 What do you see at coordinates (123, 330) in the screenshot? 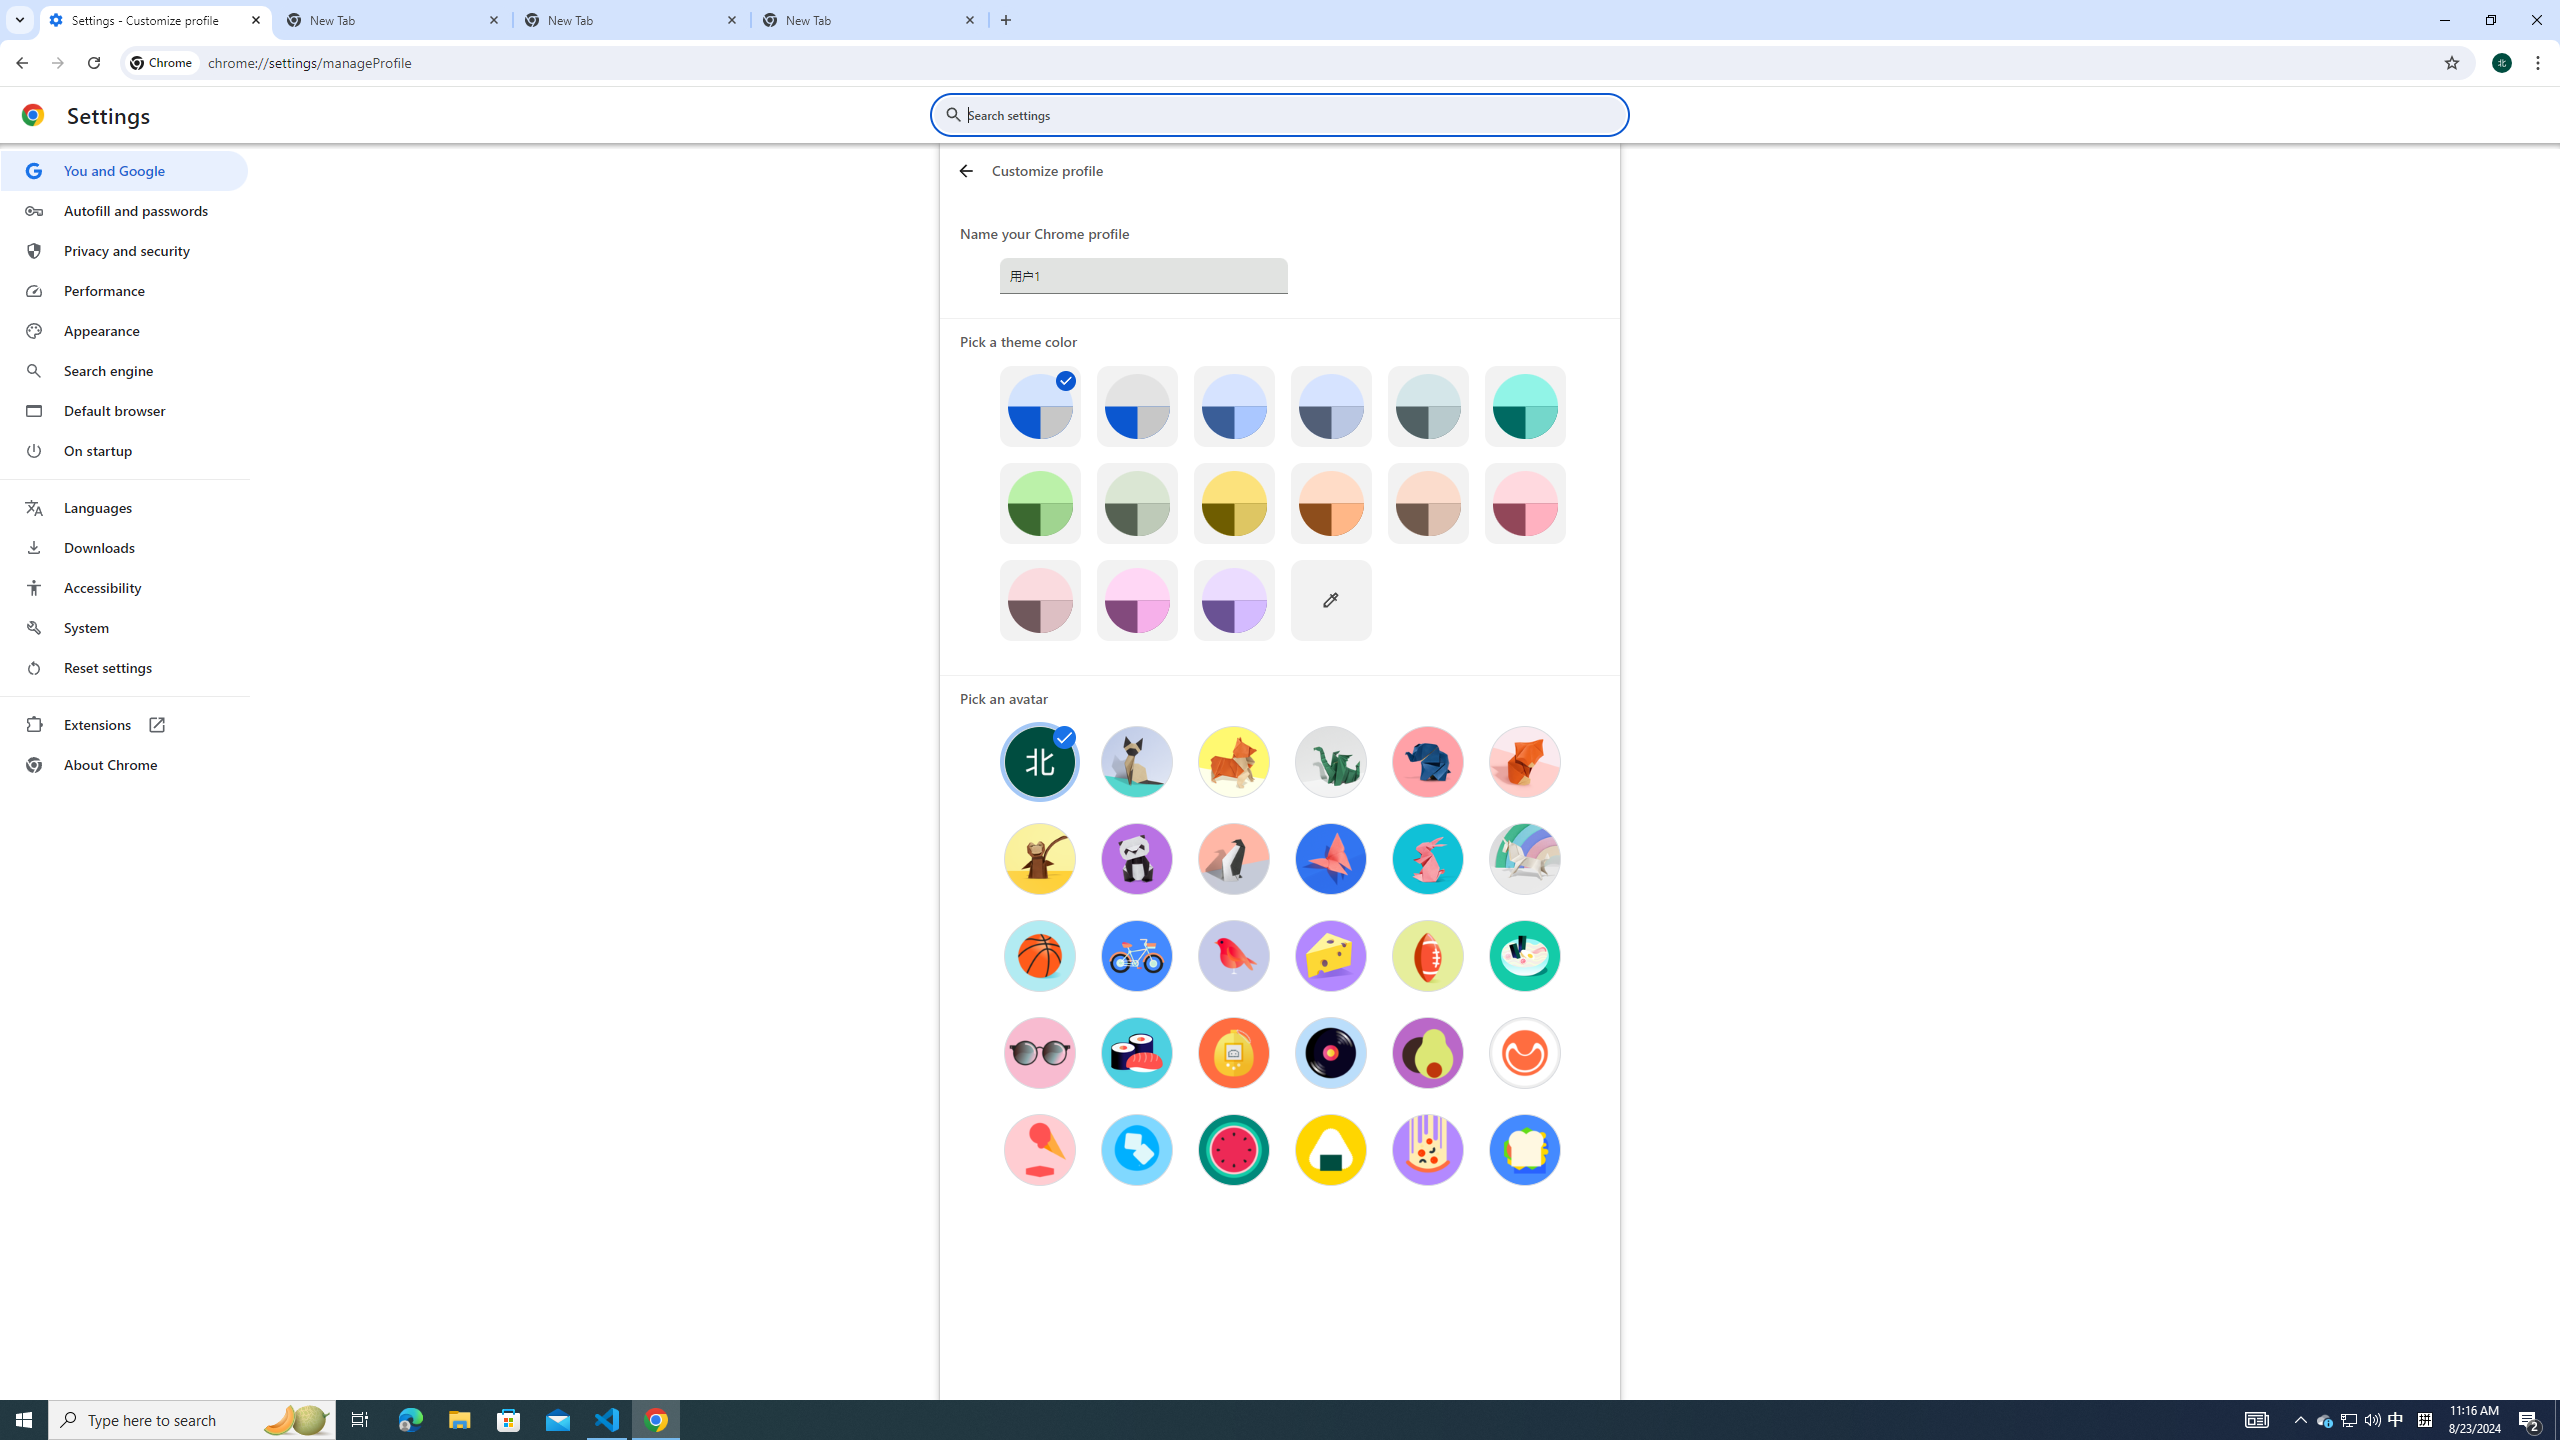
I see `'Appearance'` at bounding box center [123, 330].